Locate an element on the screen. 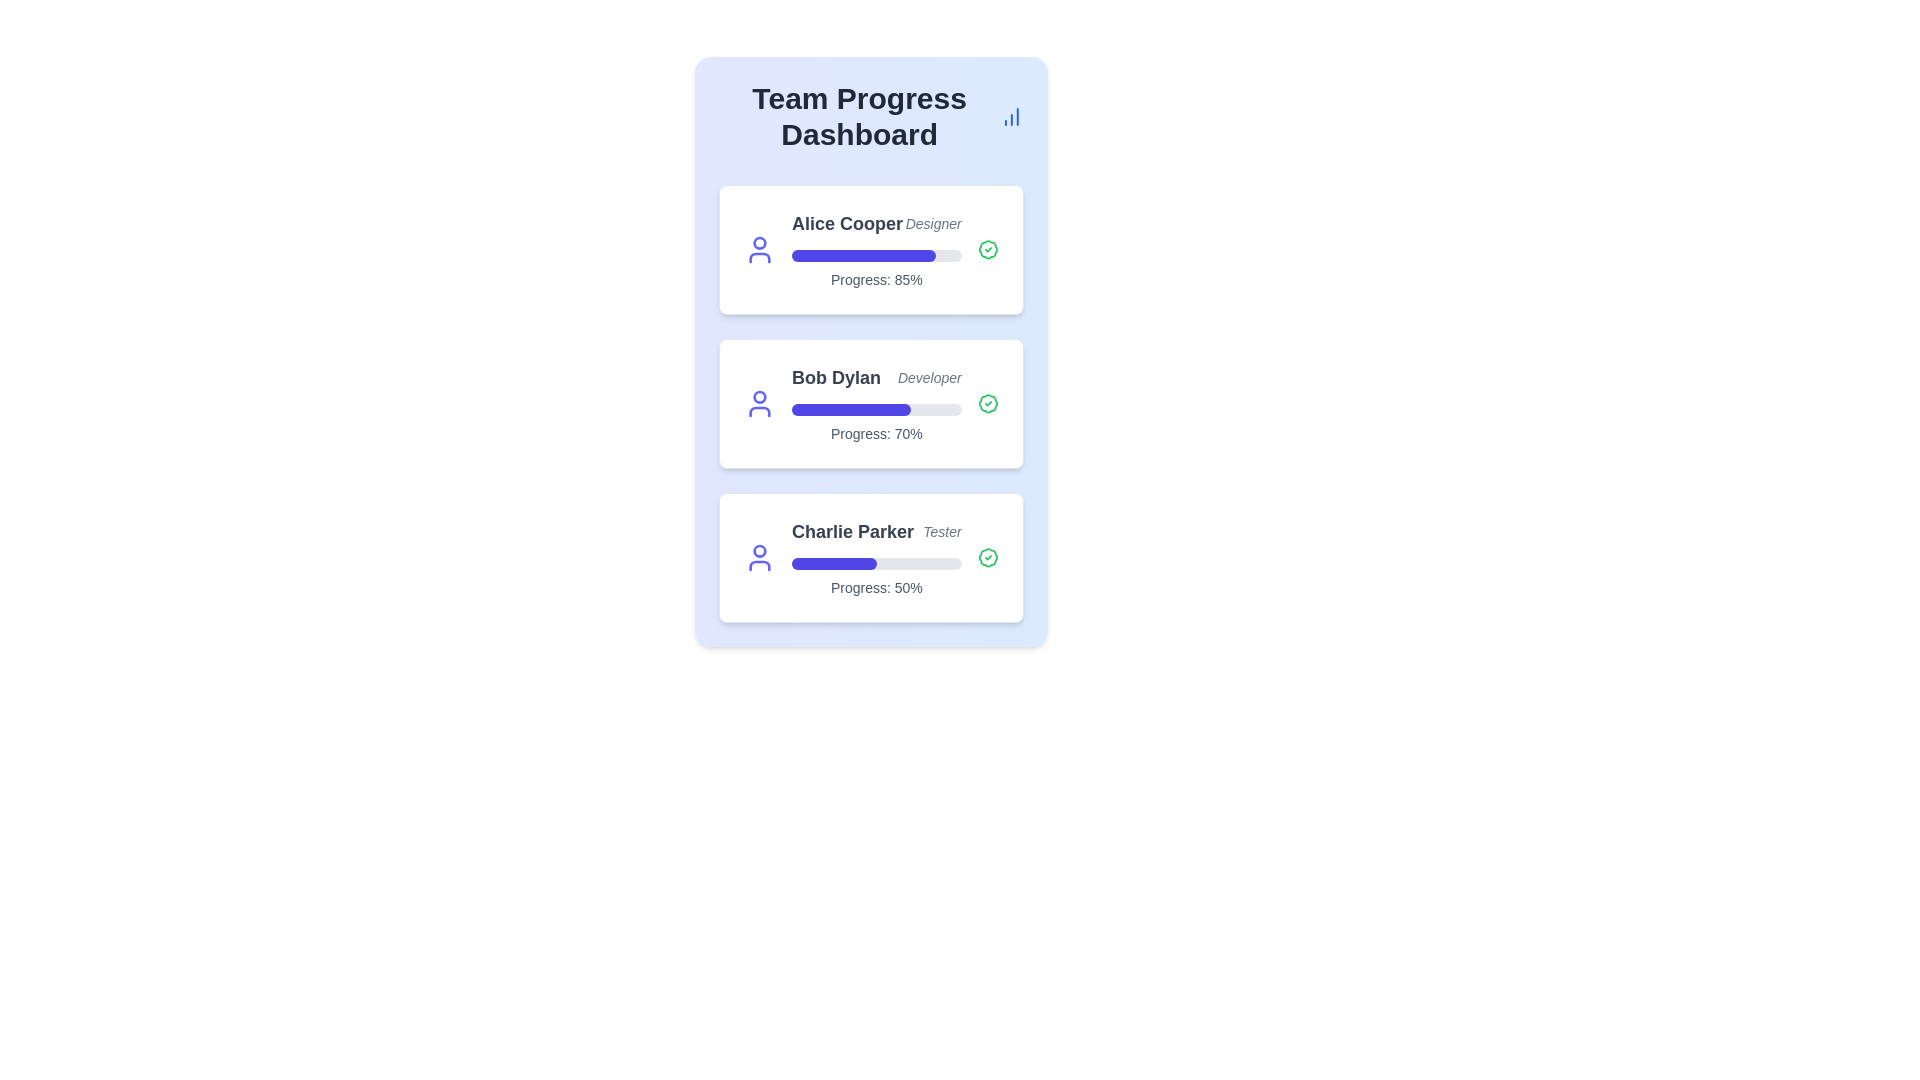 Image resolution: width=1920 pixels, height=1080 pixels. the text label 'Tester' which is styled in a small, italicized gray font and positioned to the right of 'Charlie Parker' in the list is located at coordinates (941, 531).